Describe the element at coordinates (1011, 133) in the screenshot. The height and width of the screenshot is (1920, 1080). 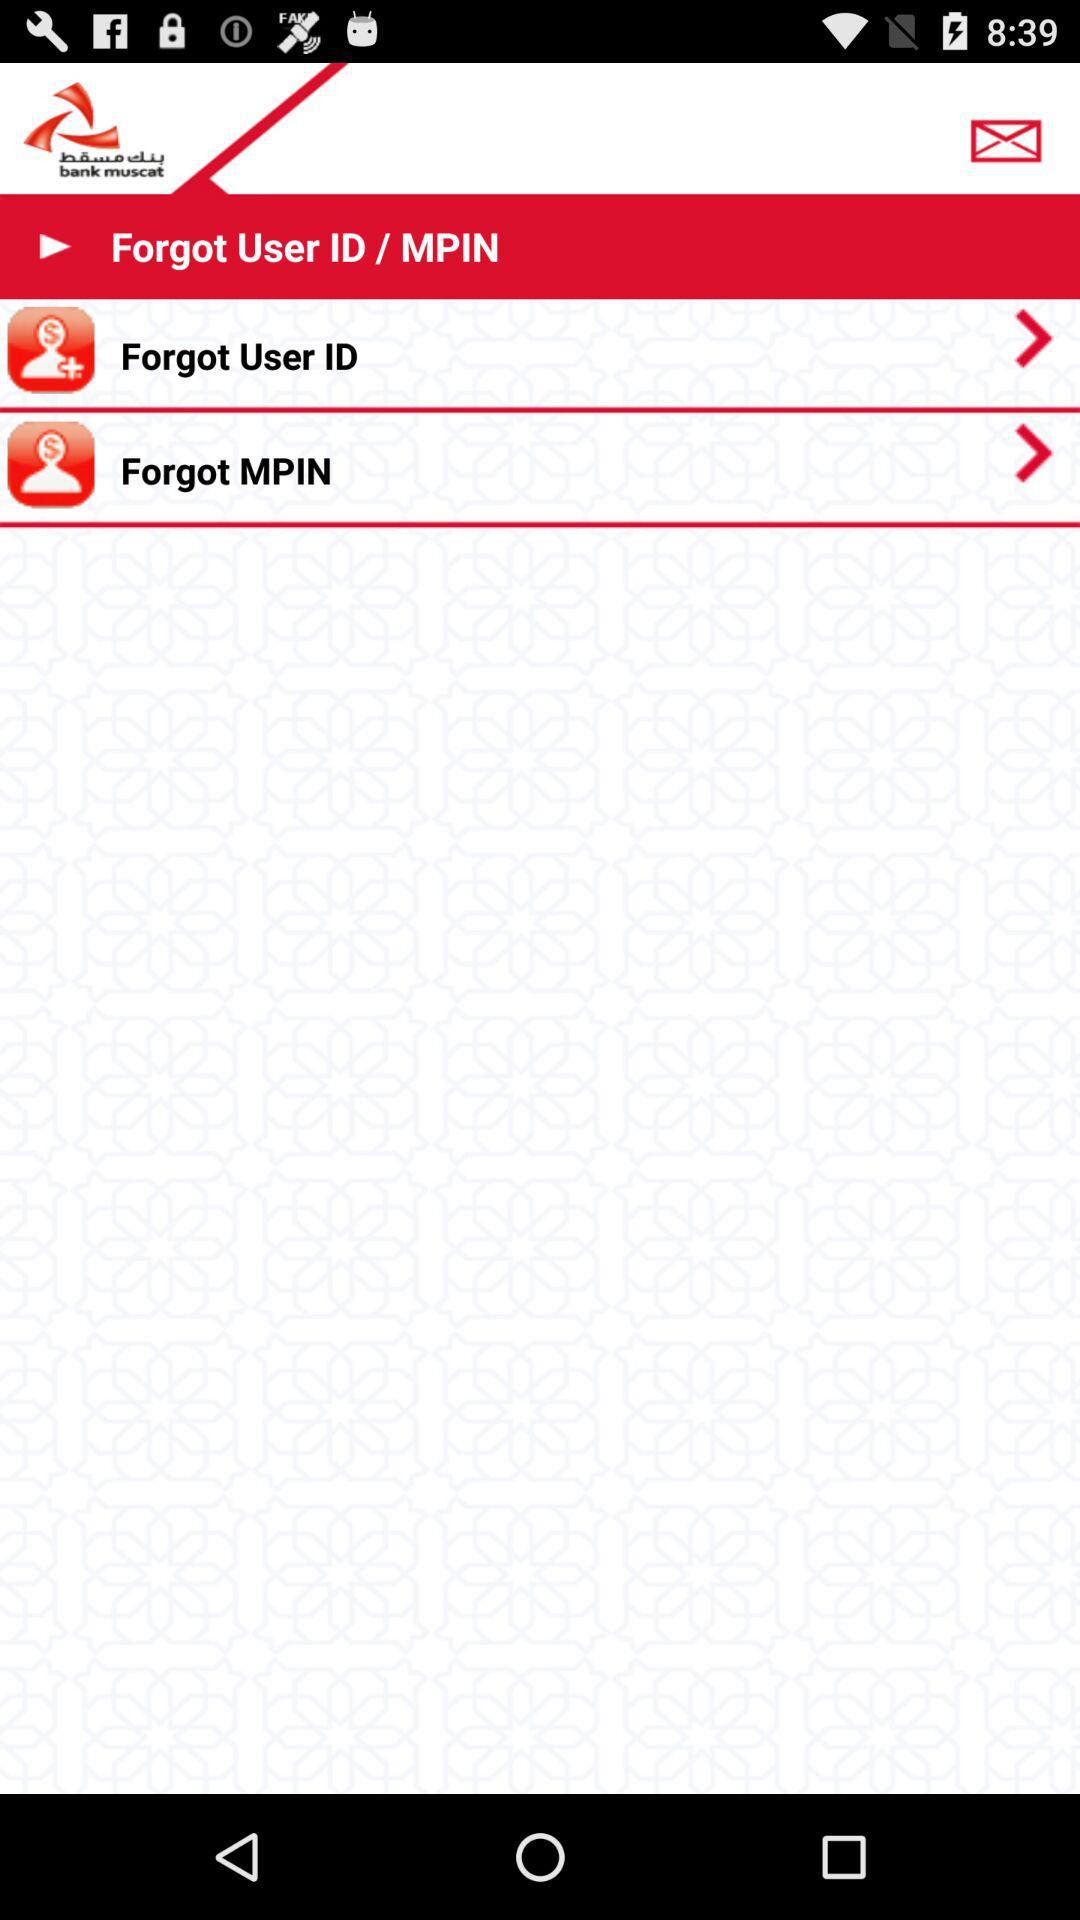
I see `email bank` at that location.